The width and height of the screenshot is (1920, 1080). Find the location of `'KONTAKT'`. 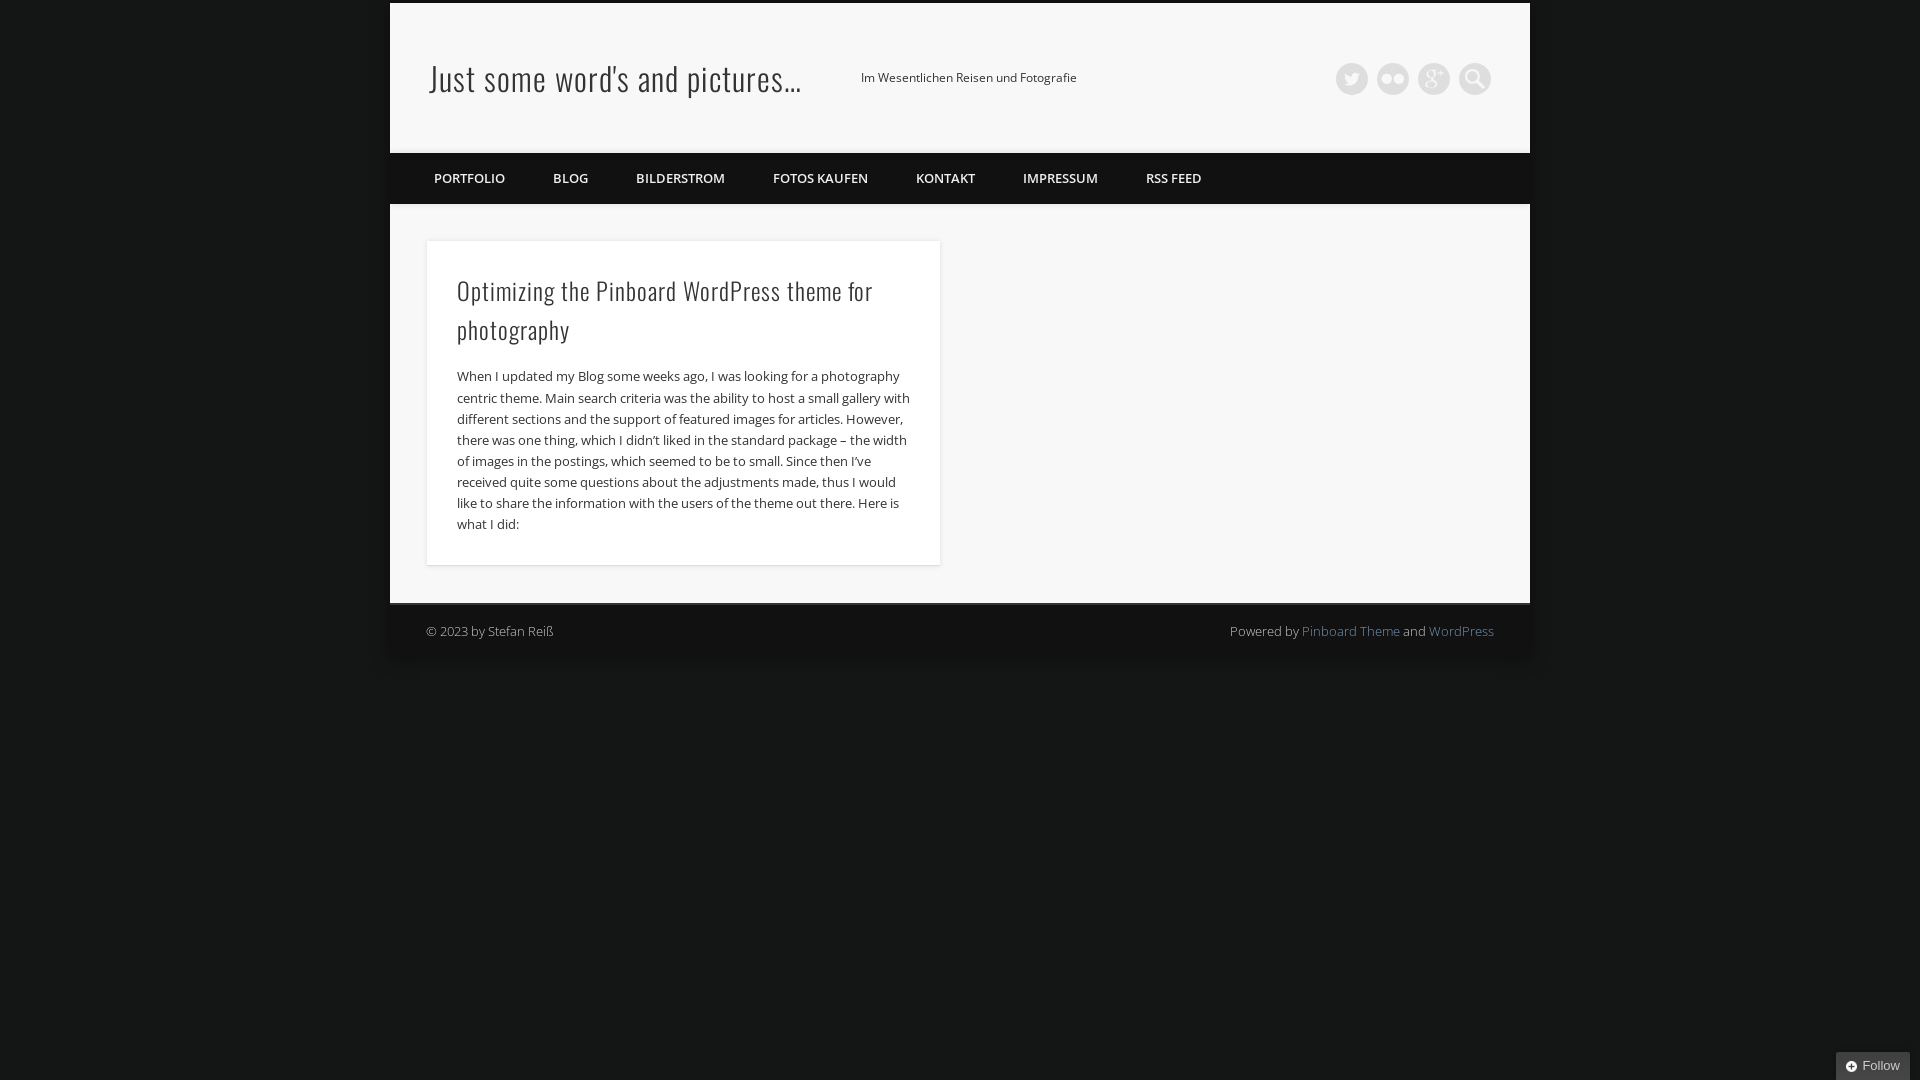

'KONTAKT' is located at coordinates (944, 177).